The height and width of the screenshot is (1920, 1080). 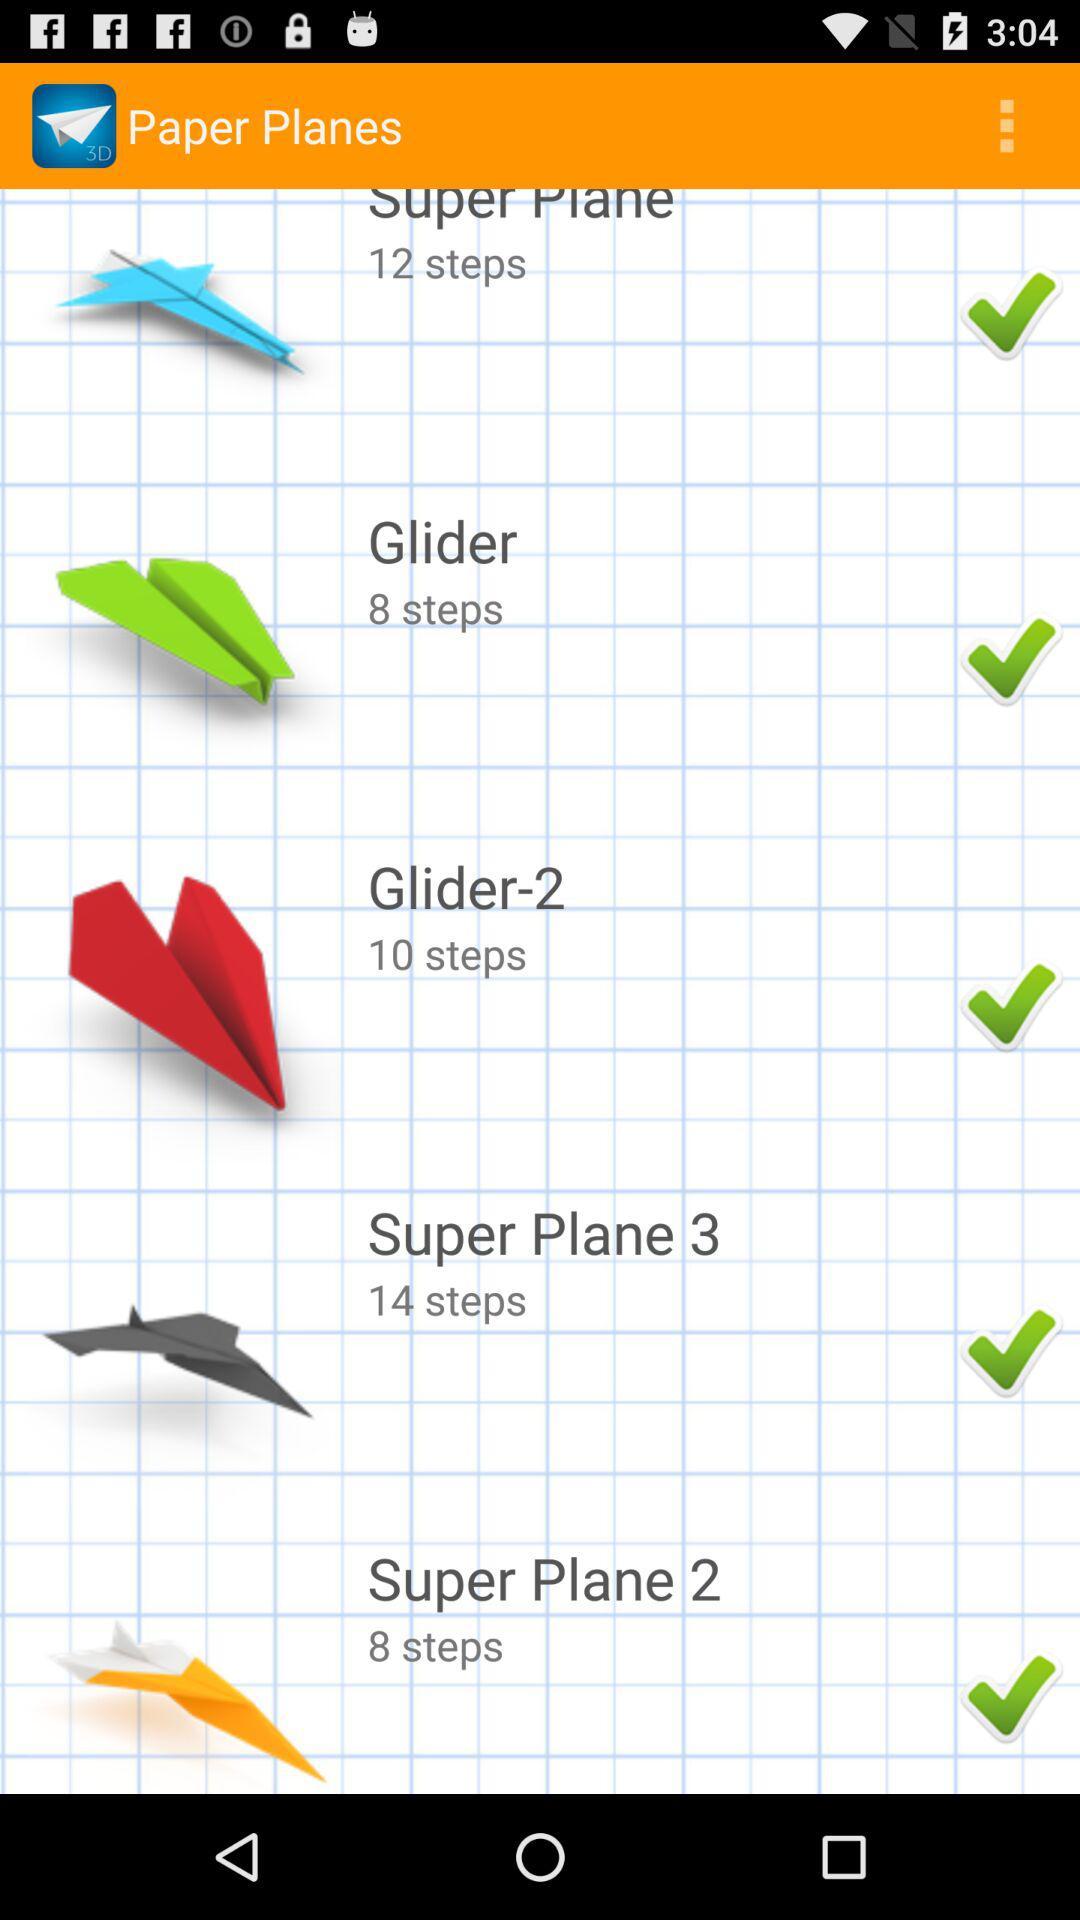 What do you see at coordinates (658, 260) in the screenshot?
I see `the icon above the glider icon` at bounding box center [658, 260].